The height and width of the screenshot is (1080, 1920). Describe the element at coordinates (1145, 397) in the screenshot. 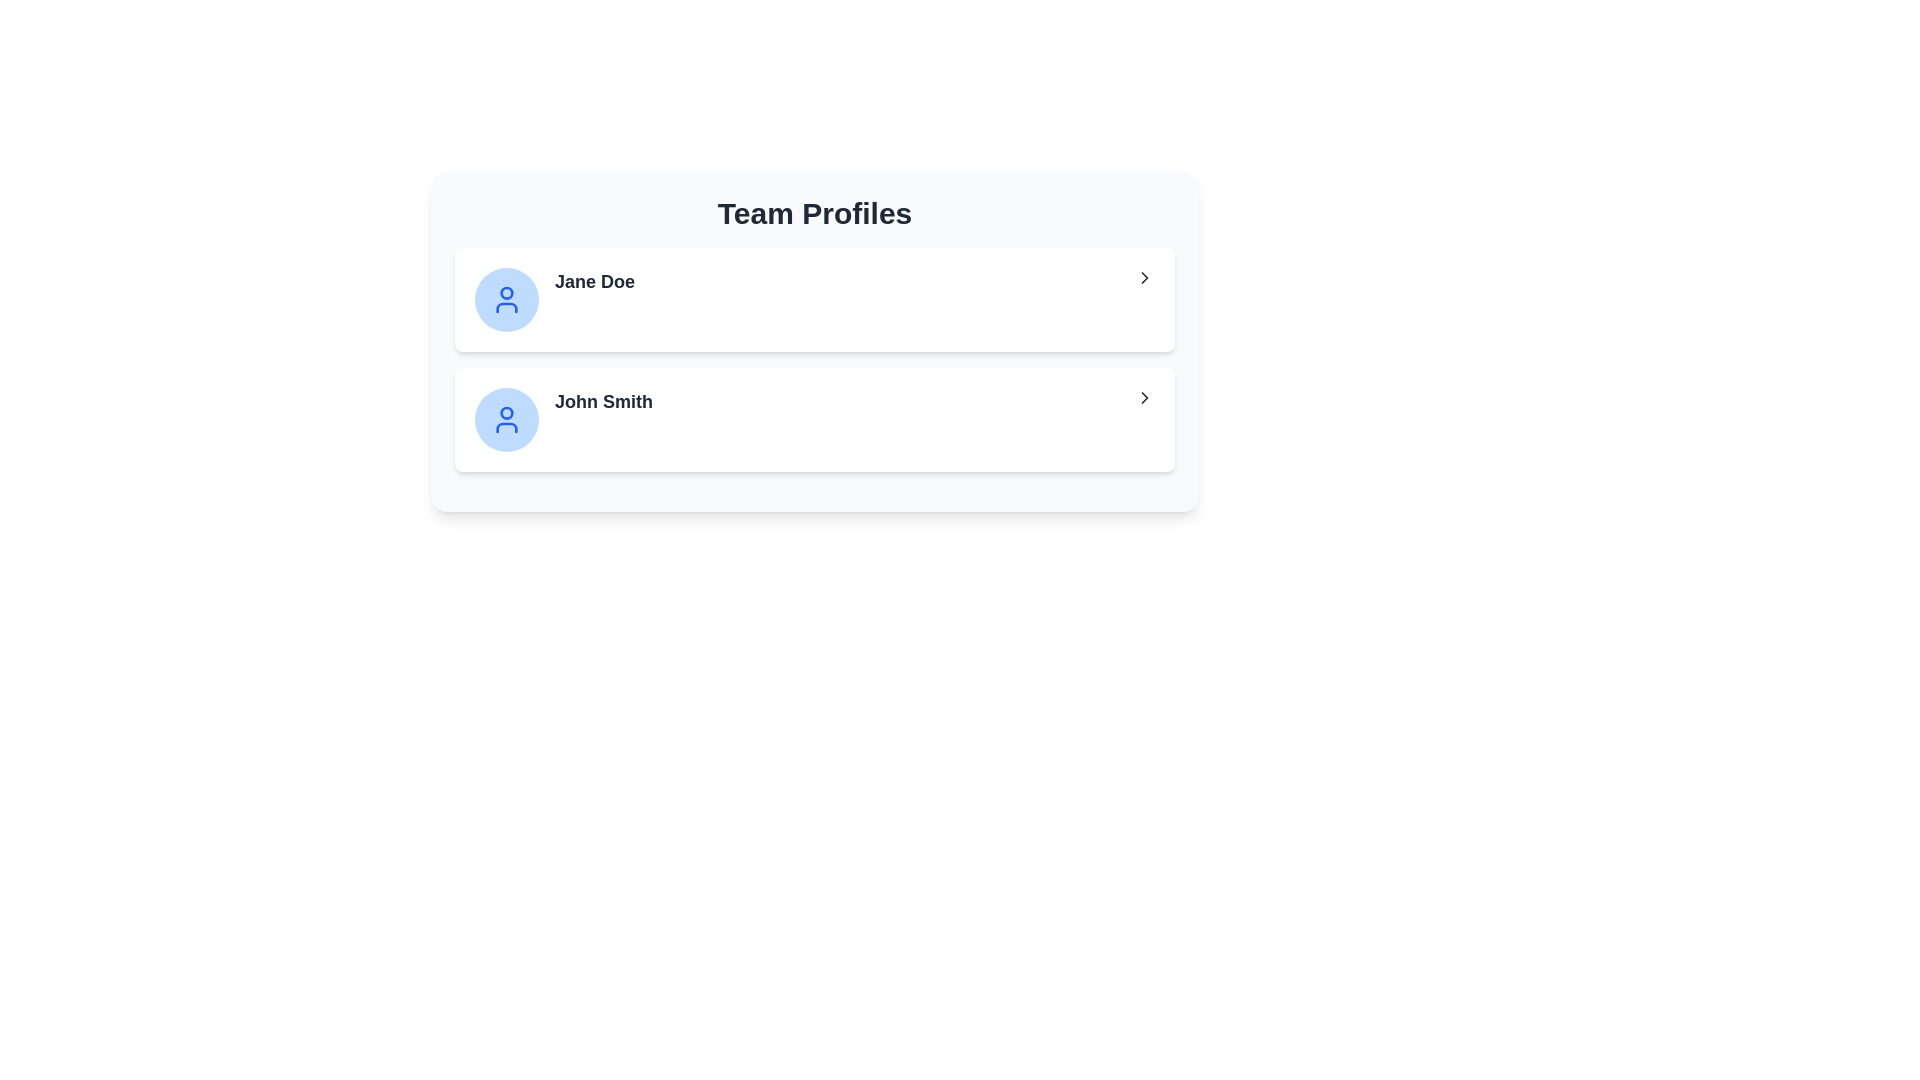

I see `the Rightward Chevron Icon next to 'John Smith'` at that location.